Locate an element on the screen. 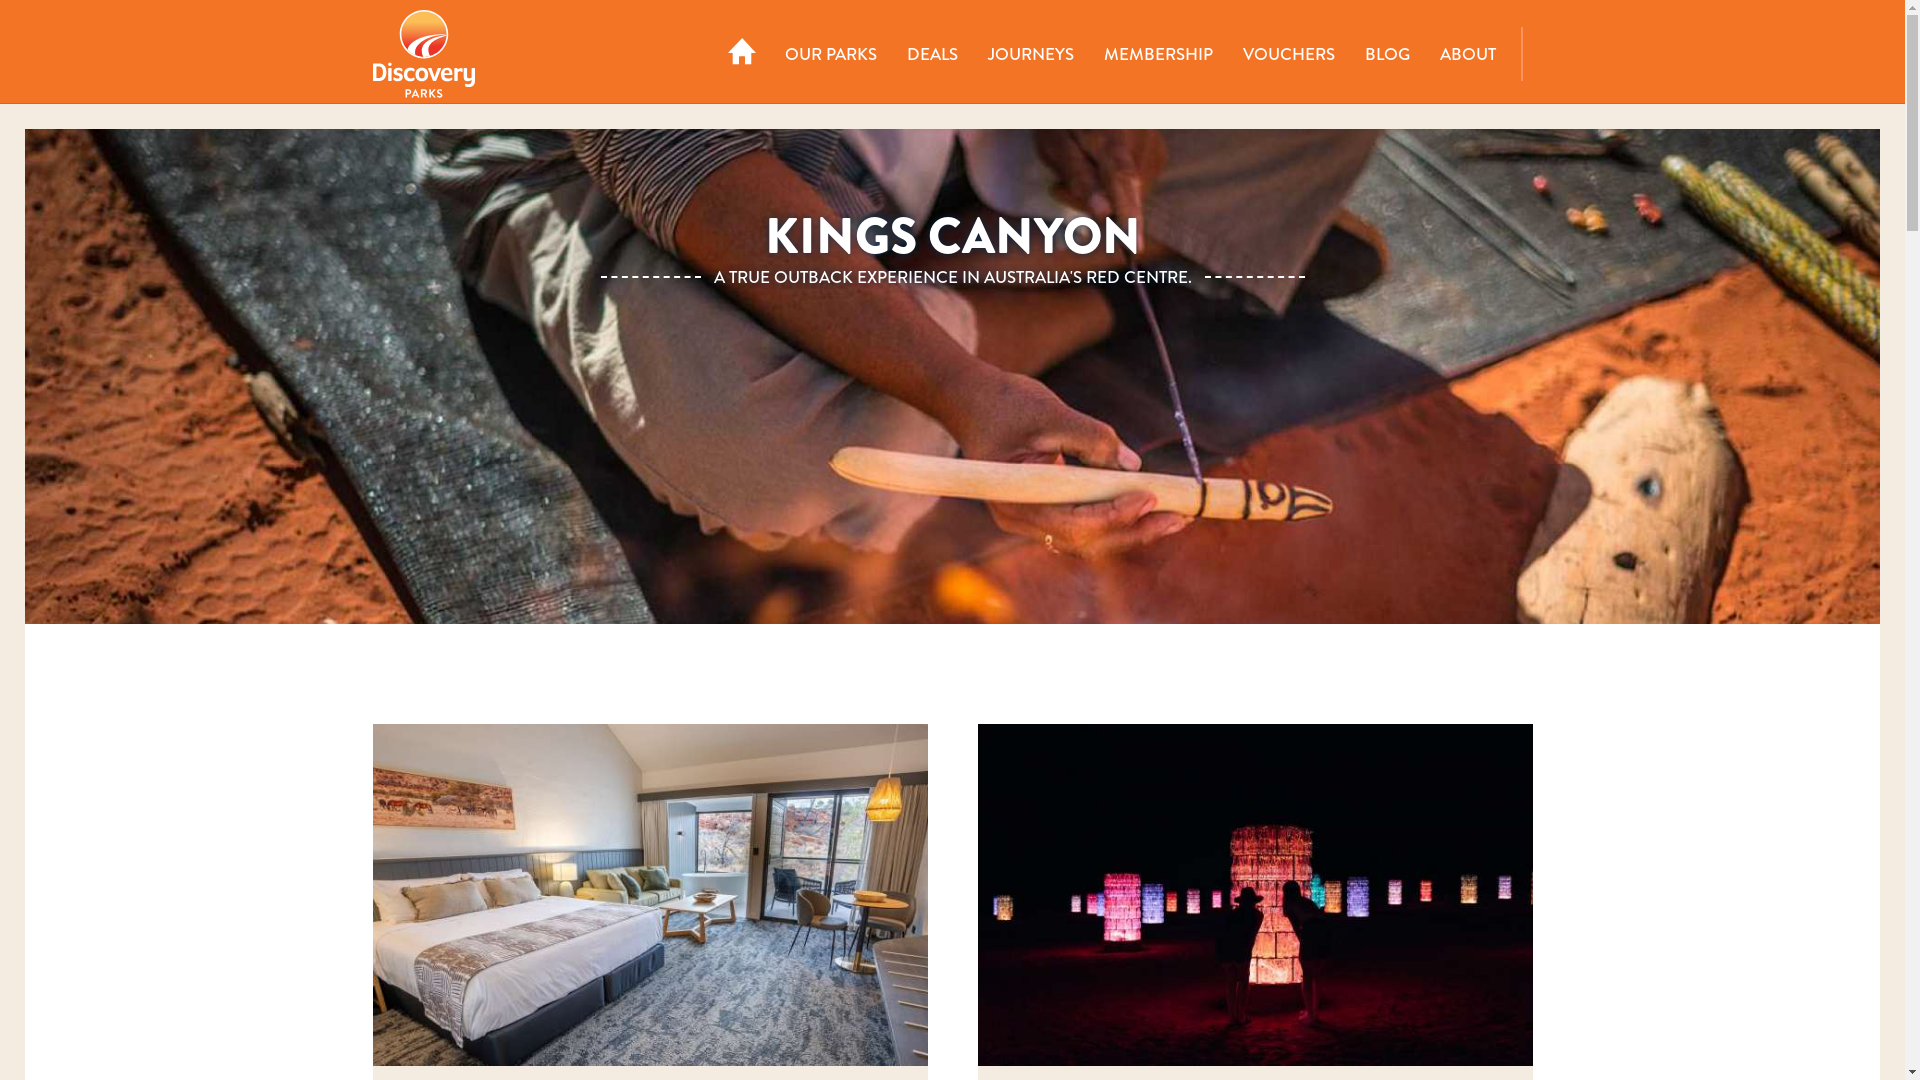 The image size is (1920, 1080). 'ABOUT' is located at coordinates (1423, 53).